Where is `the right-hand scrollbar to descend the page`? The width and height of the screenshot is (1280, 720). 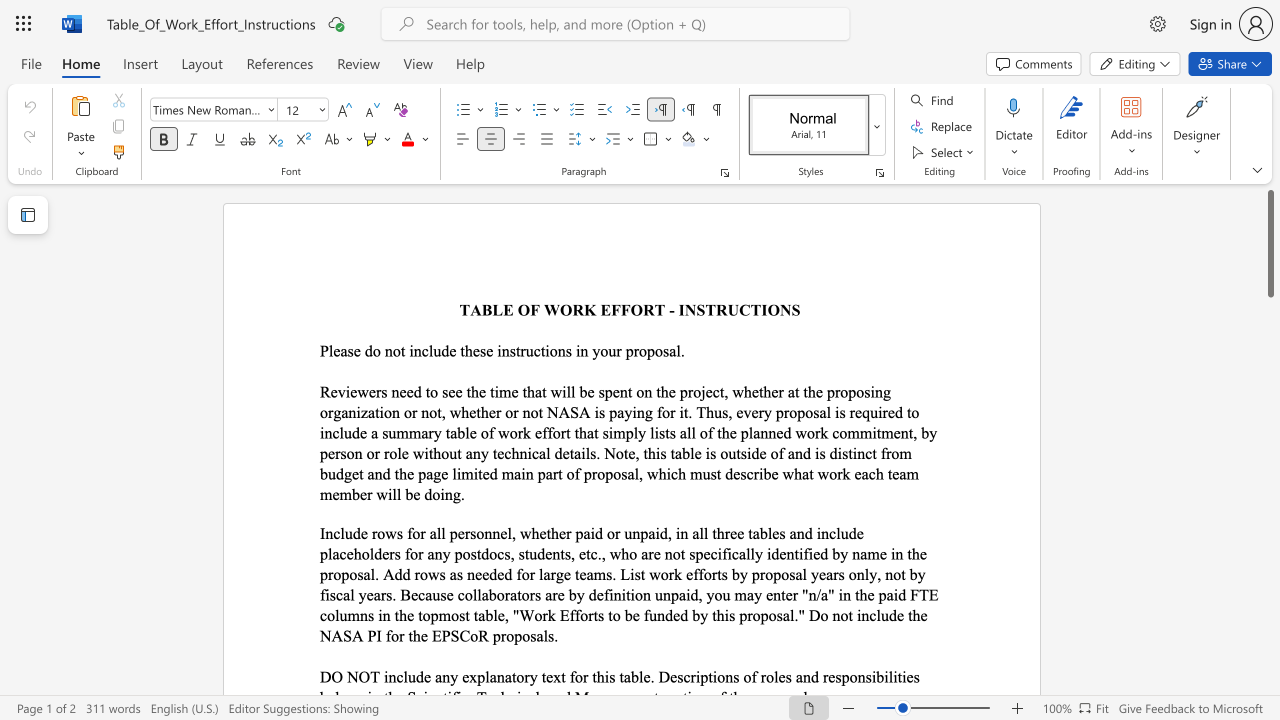
the right-hand scrollbar to descend the page is located at coordinates (1269, 630).